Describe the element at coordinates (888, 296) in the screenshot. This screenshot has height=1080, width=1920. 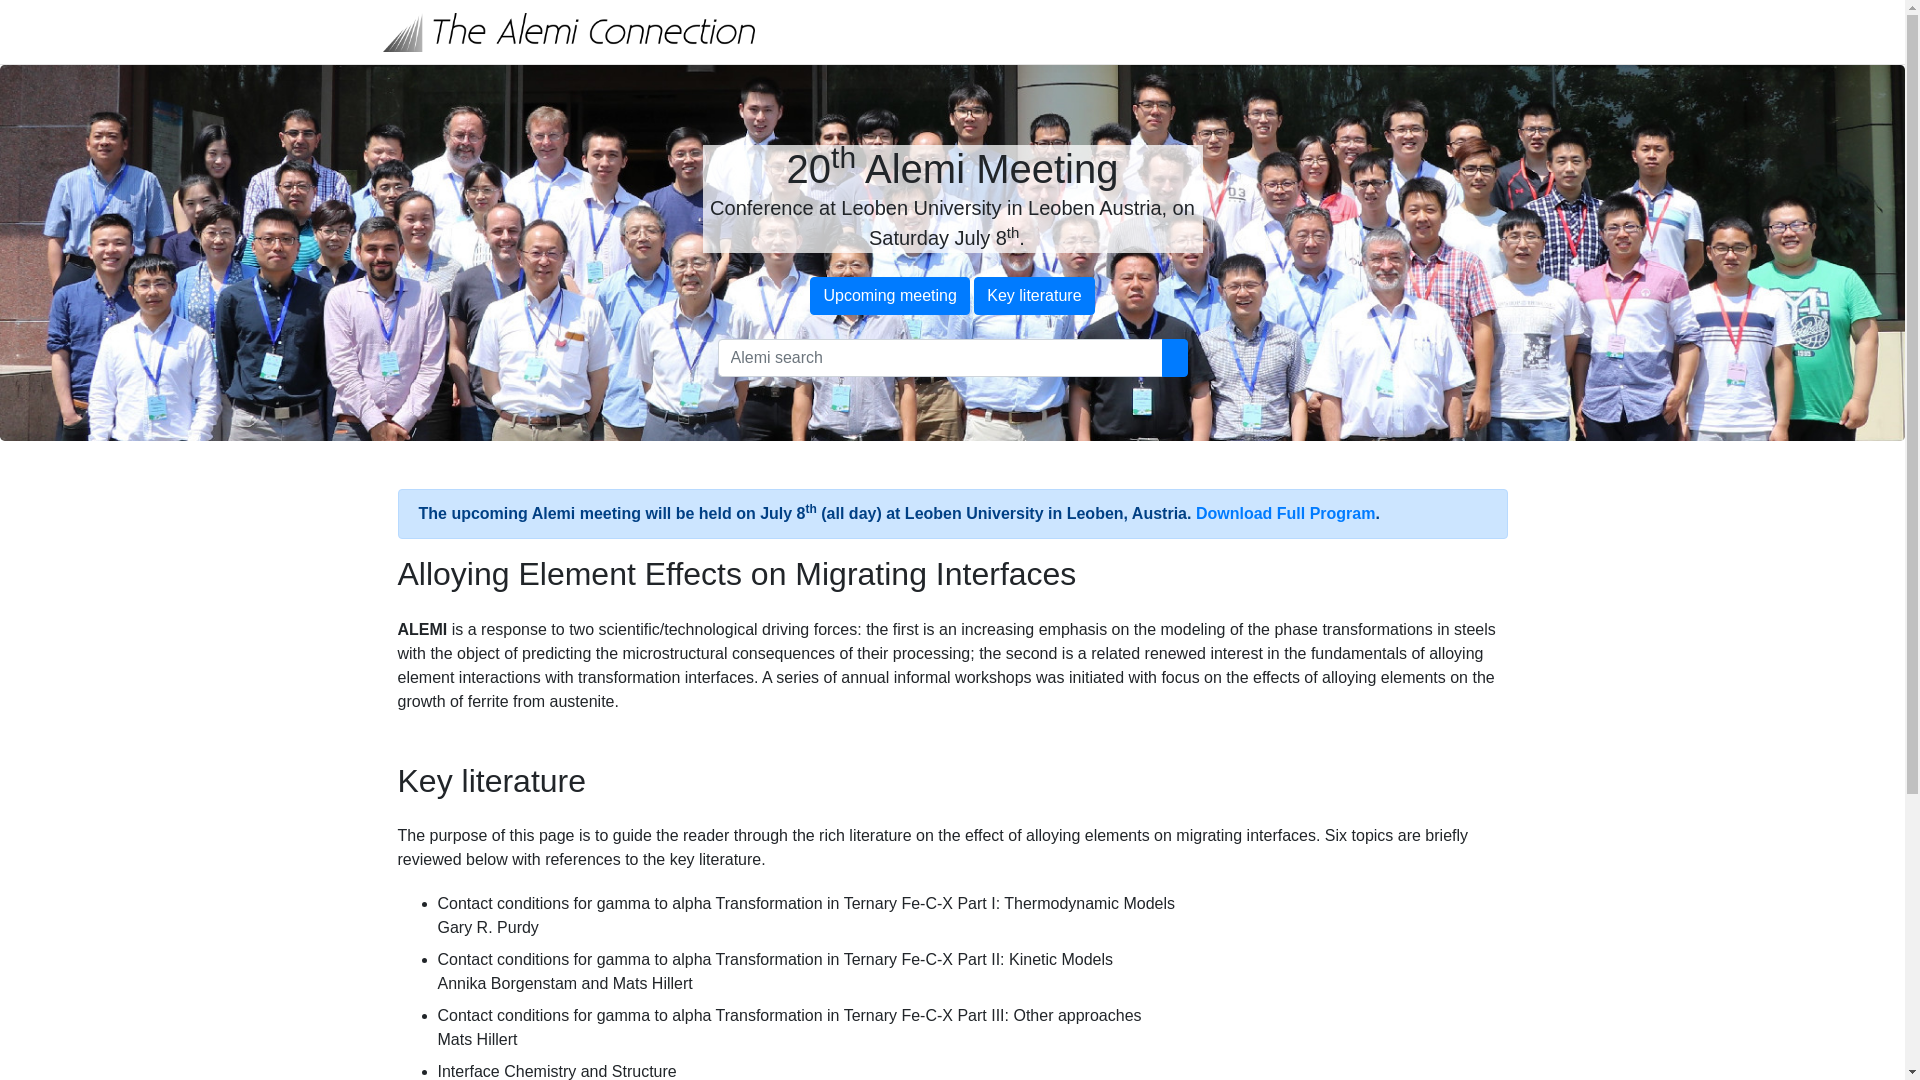
I see `'Upcoming meeting'` at that location.